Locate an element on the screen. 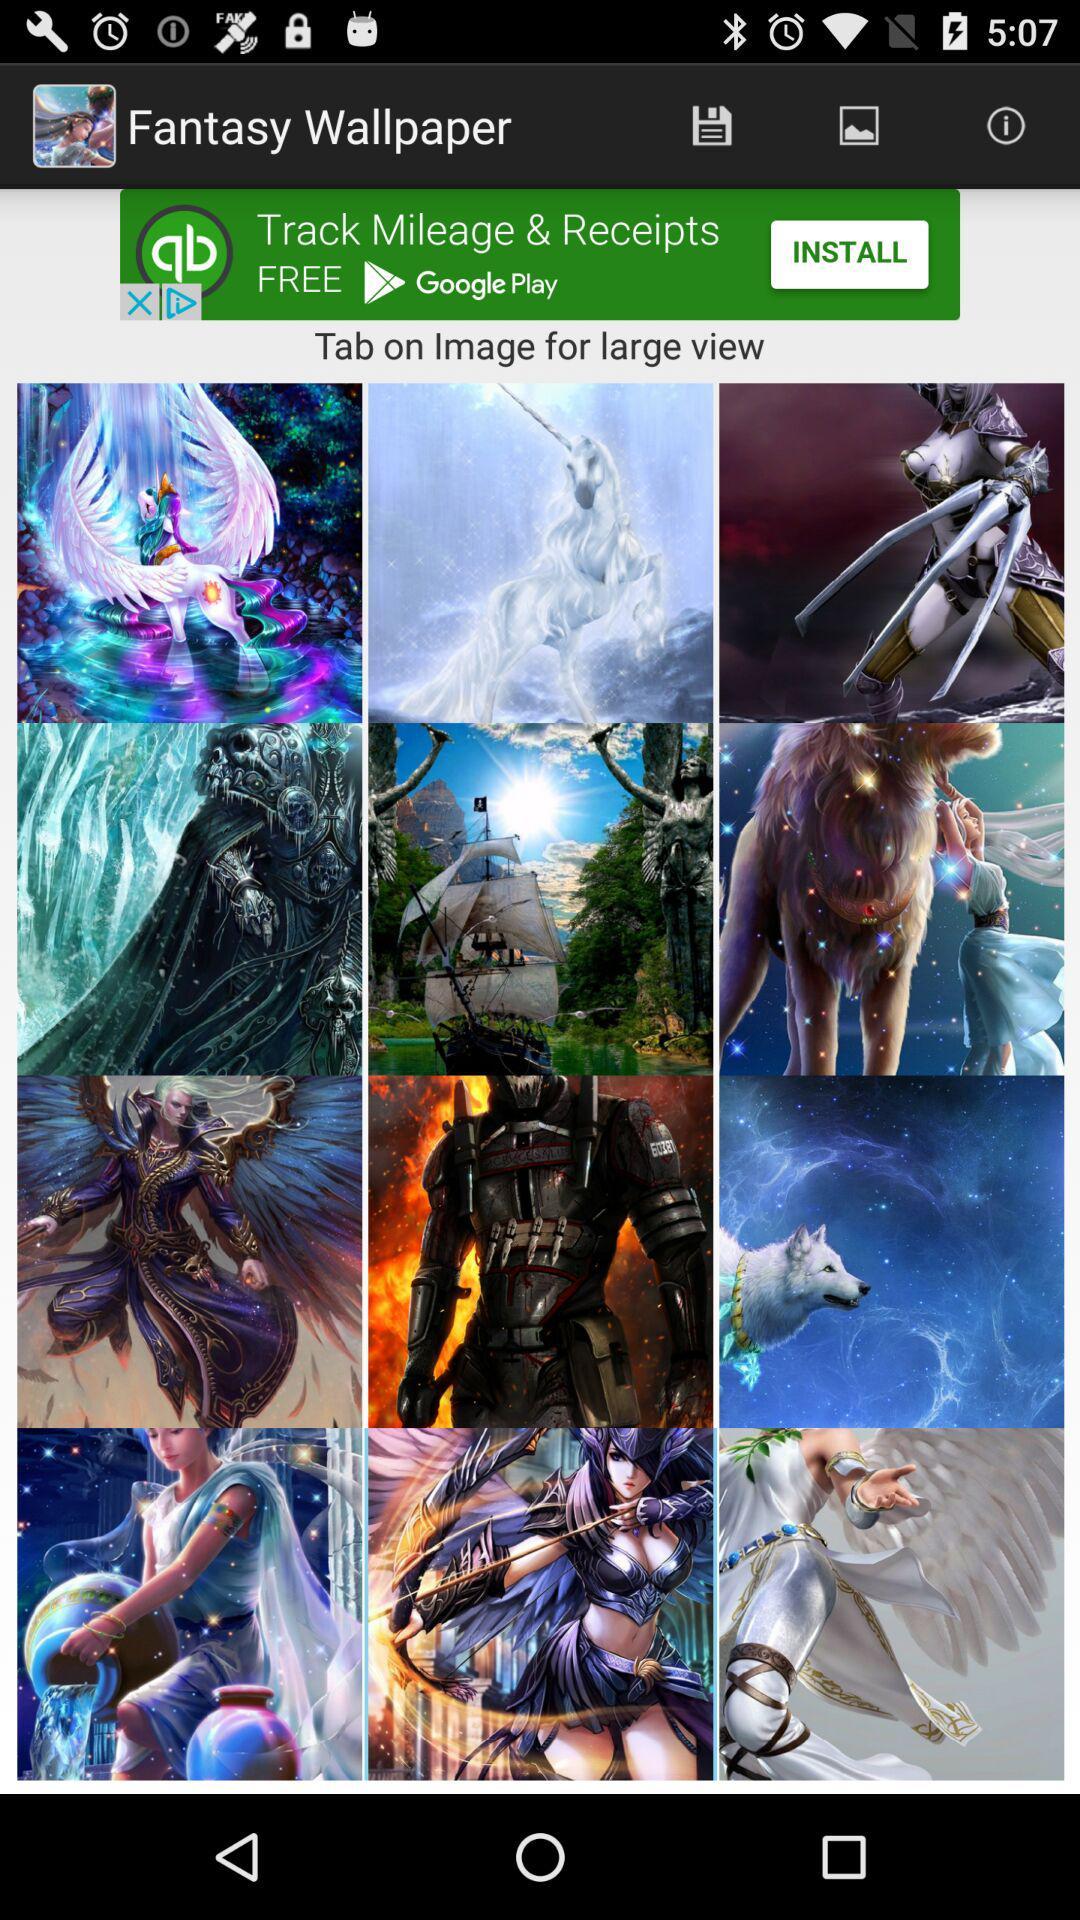 This screenshot has width=1080, height=1920. second row third image is located at coordinates (890, 898).